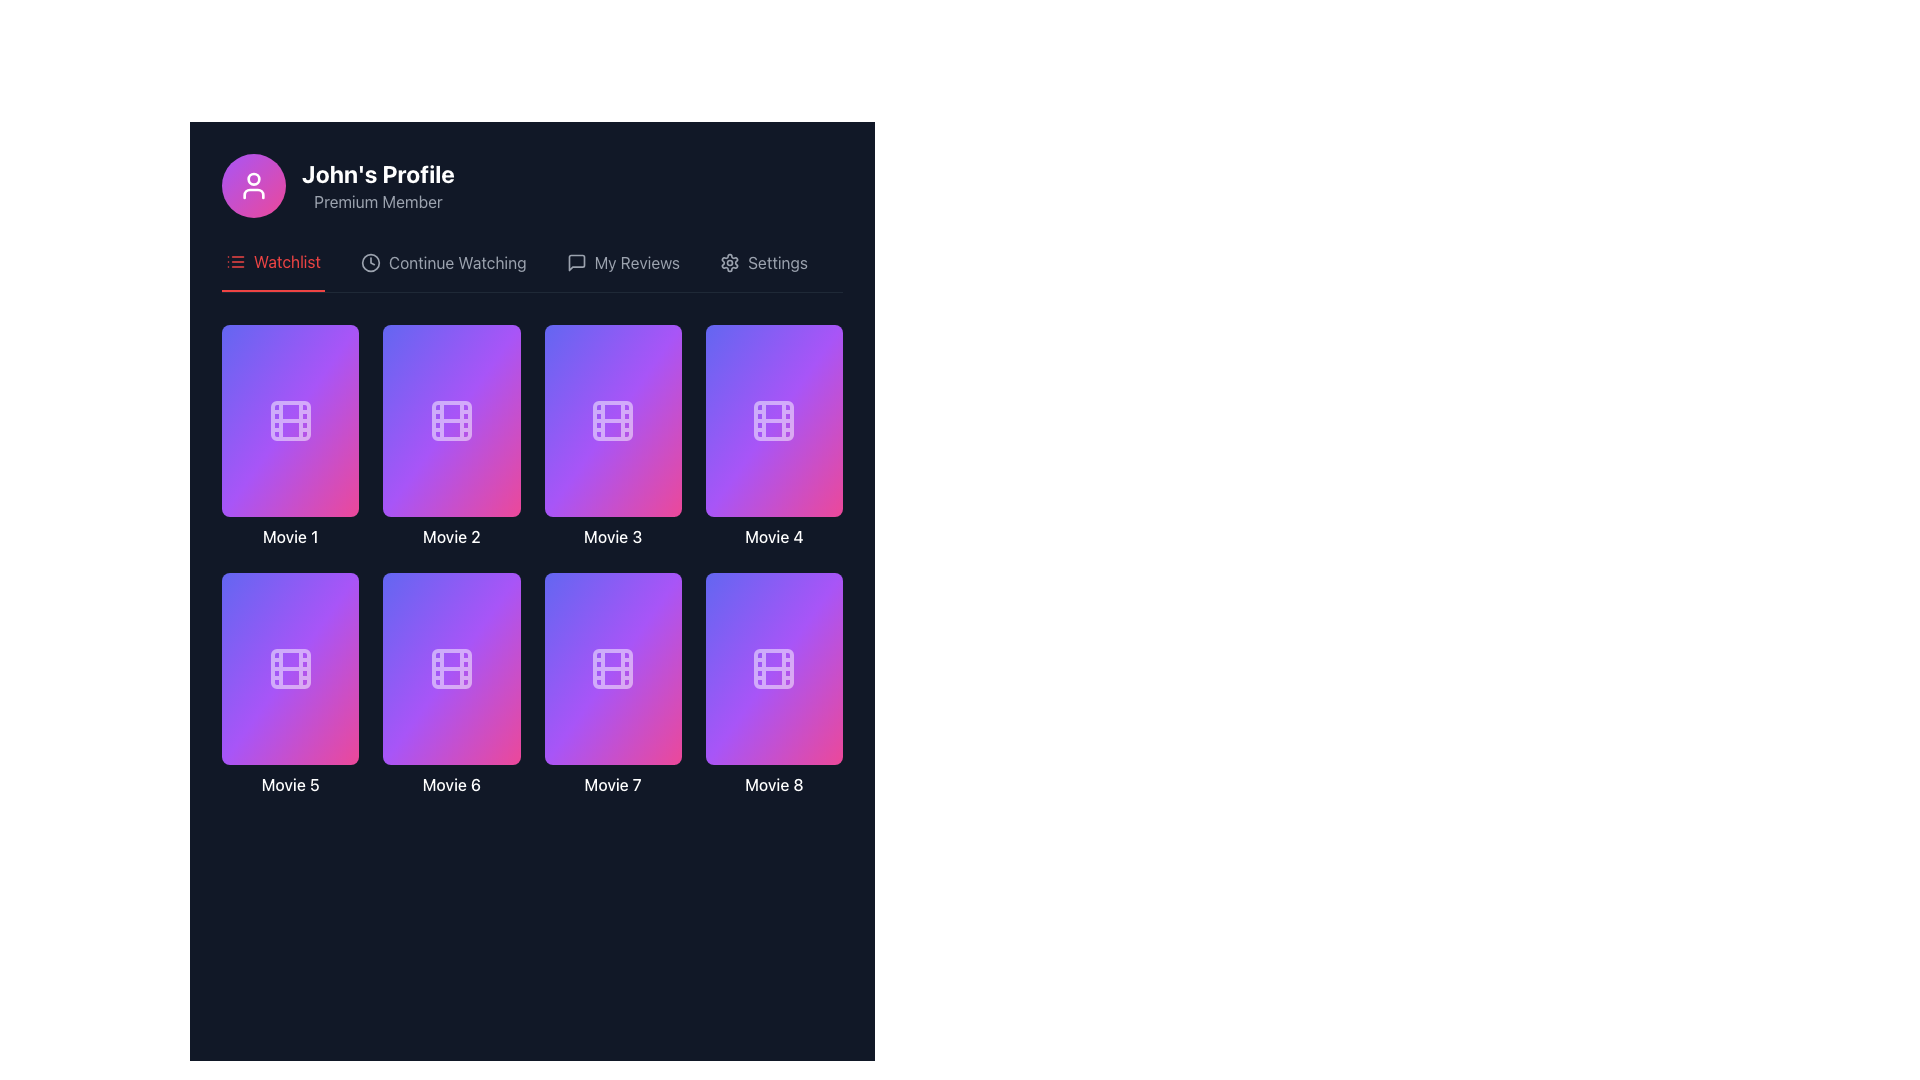  Describe the element at coordinates (776, 261) in the screenshot. I see `the text label in the top-right navigation bar` at that location.